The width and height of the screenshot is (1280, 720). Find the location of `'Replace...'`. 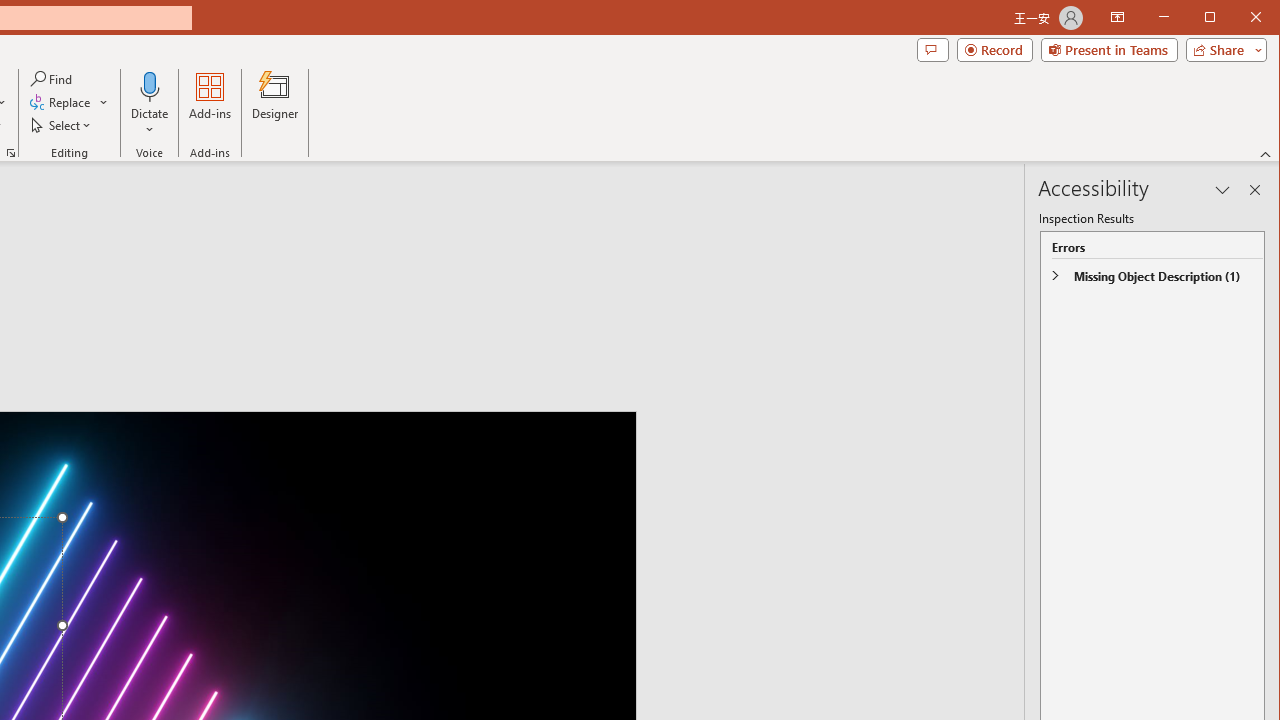

'Replace...' is located at coordinates (69, 102).